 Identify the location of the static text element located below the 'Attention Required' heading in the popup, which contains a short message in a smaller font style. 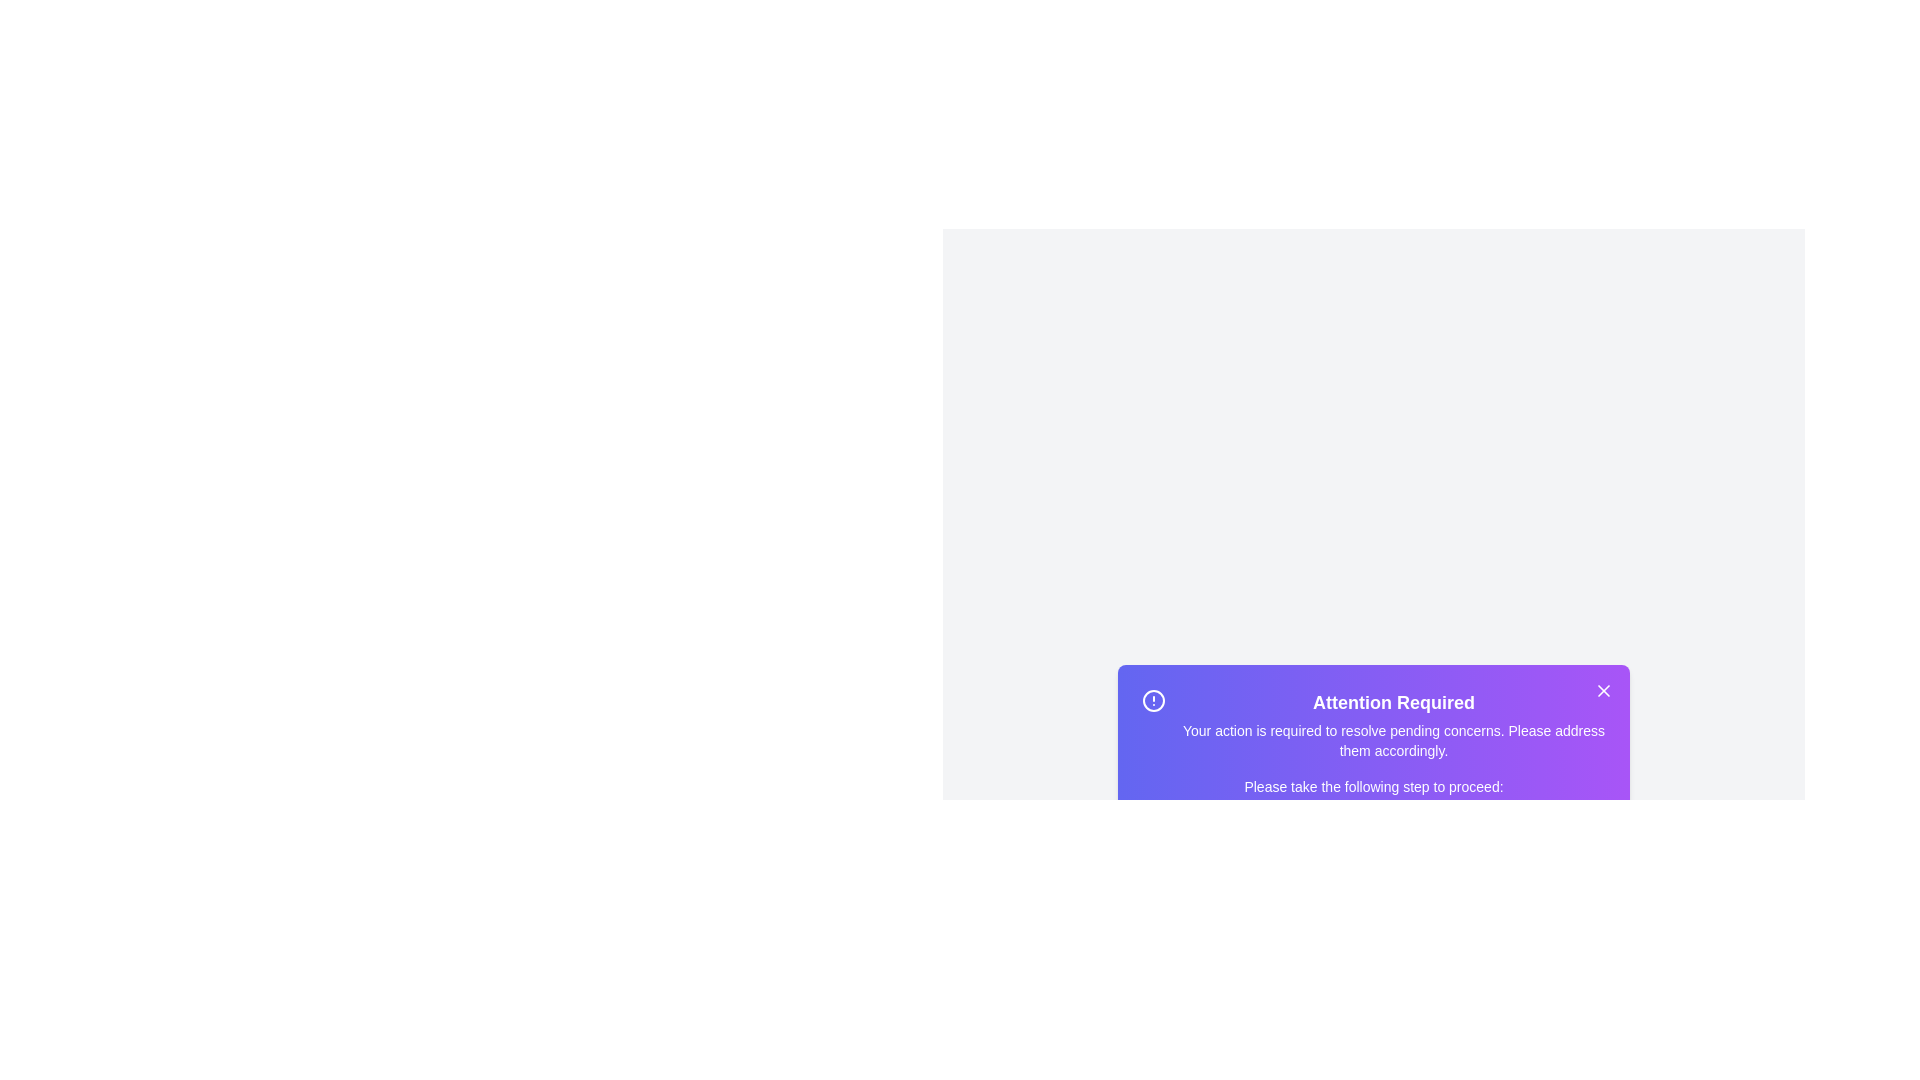
(1392, 740).